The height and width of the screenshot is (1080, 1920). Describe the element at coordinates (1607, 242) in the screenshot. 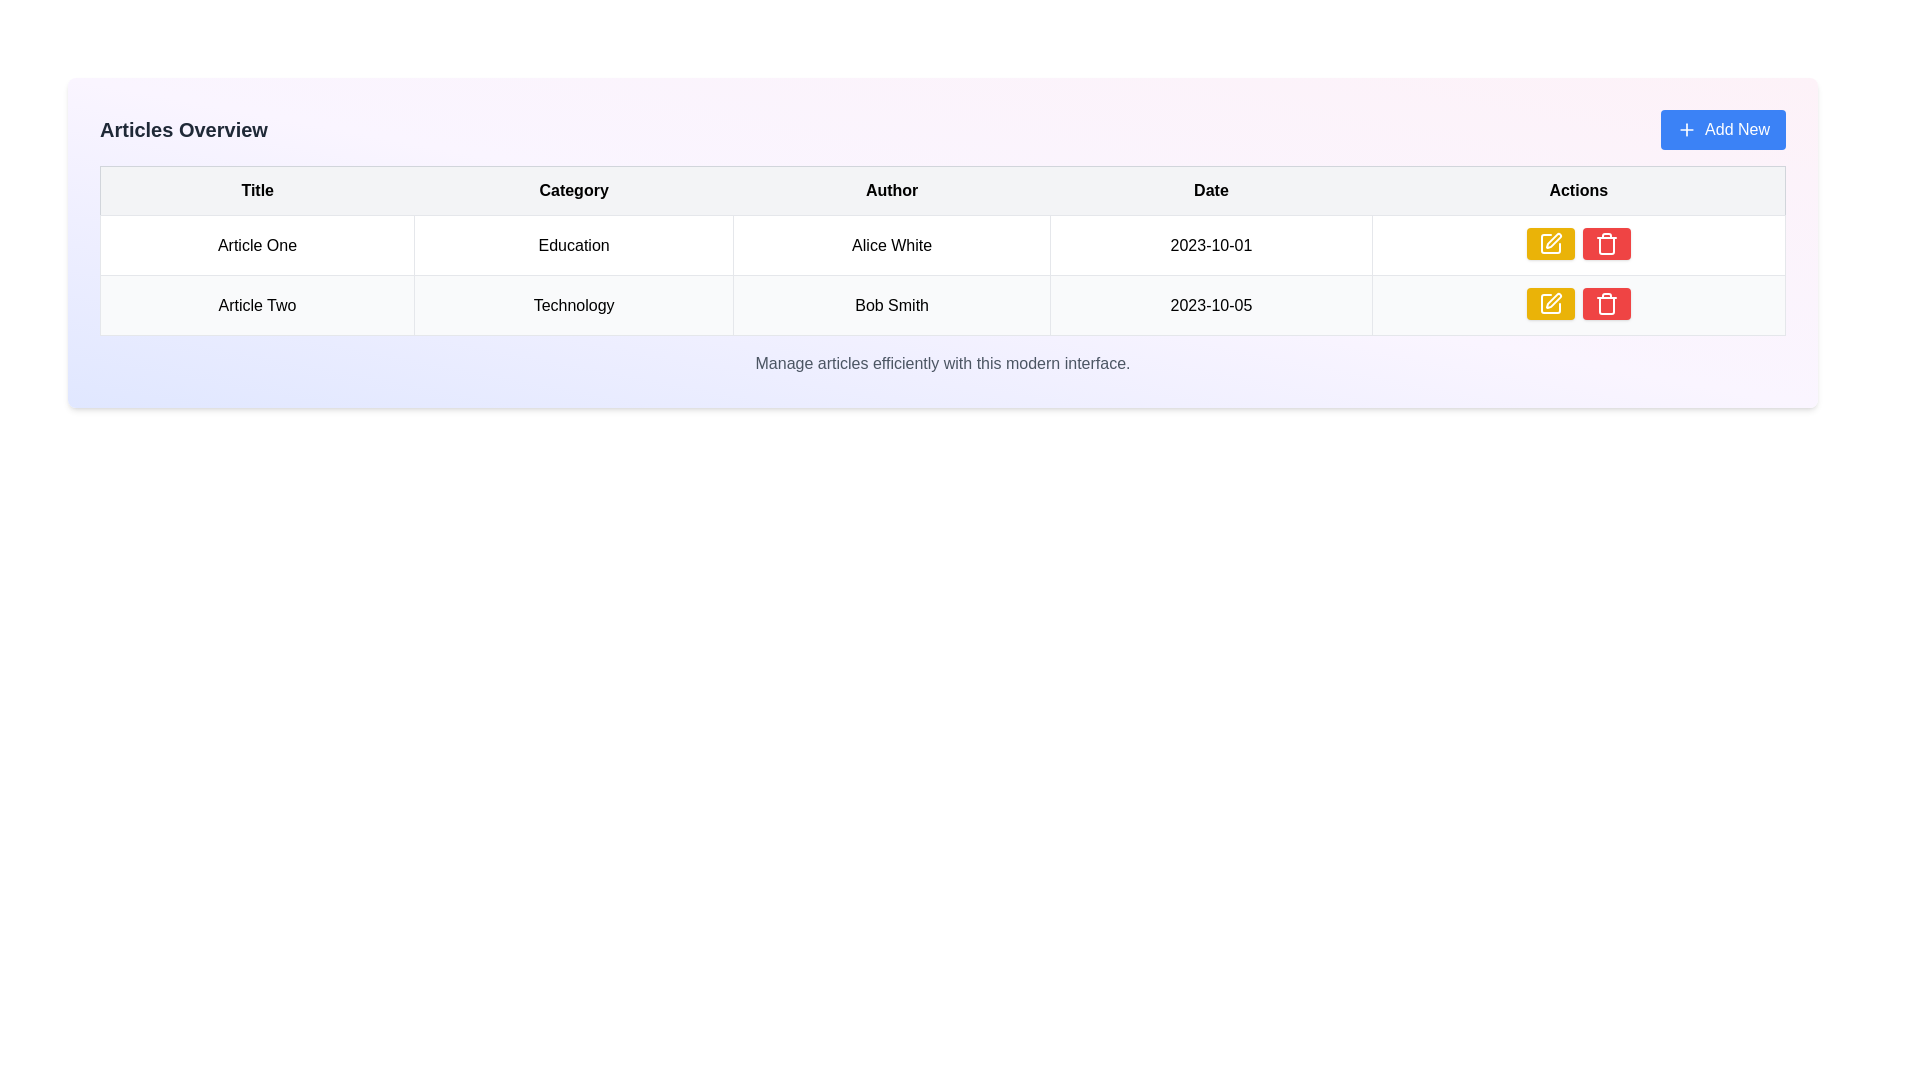

I see `the rightmost icon button in the second row of the Actions column to initiate a delete action` at that location.